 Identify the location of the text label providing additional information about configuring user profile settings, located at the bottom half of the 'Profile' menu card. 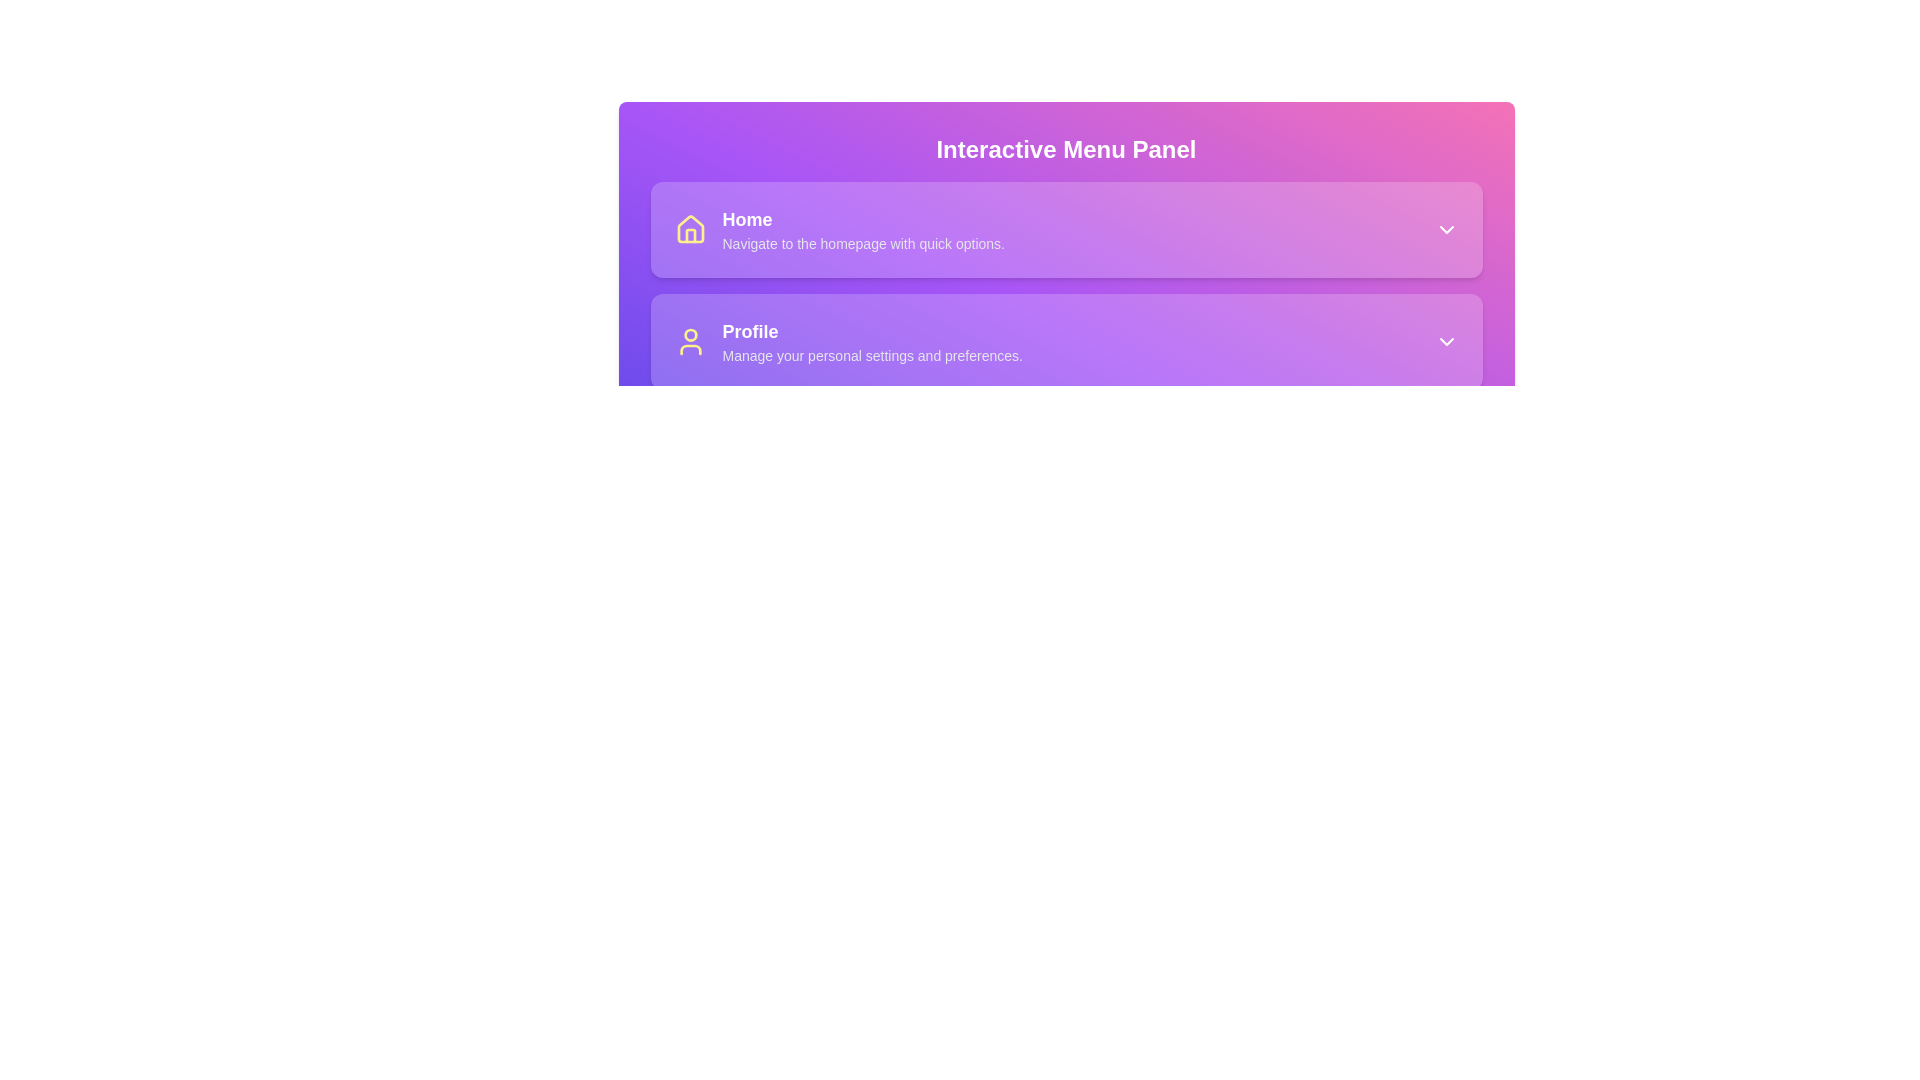
(872, 354).